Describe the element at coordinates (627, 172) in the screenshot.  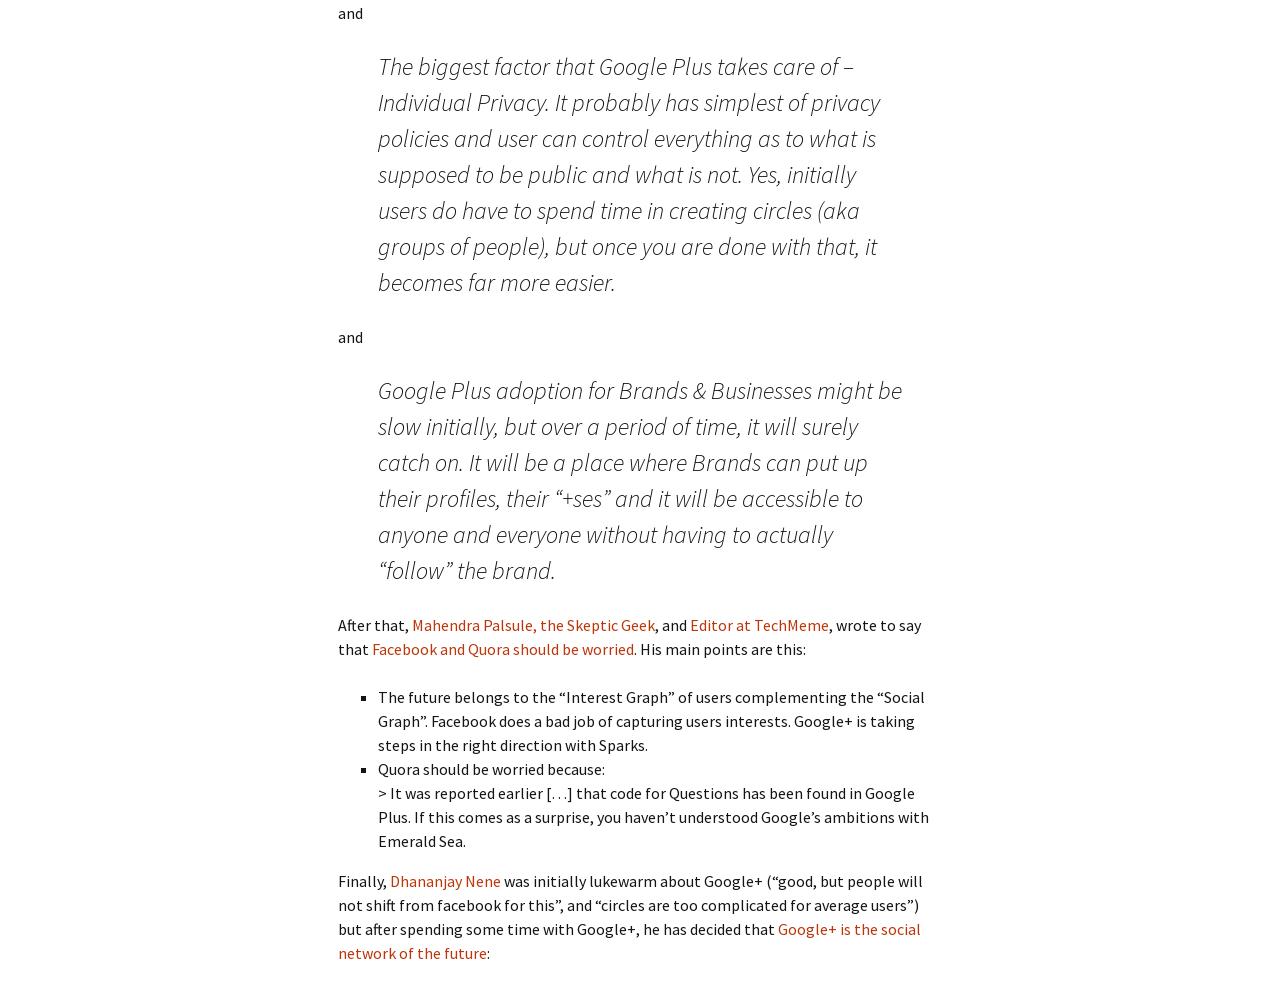
I see `'The biggest factor that Google Plus takes care of – Individual Privacy. It probably has simplest of privacy policies and user can control everything as to what is supposed to be public and what is not. Yes, initially users do have to spend time in creating circles (aka groups of people), but once you are done with that, it becomes far more easier.'` at that location.